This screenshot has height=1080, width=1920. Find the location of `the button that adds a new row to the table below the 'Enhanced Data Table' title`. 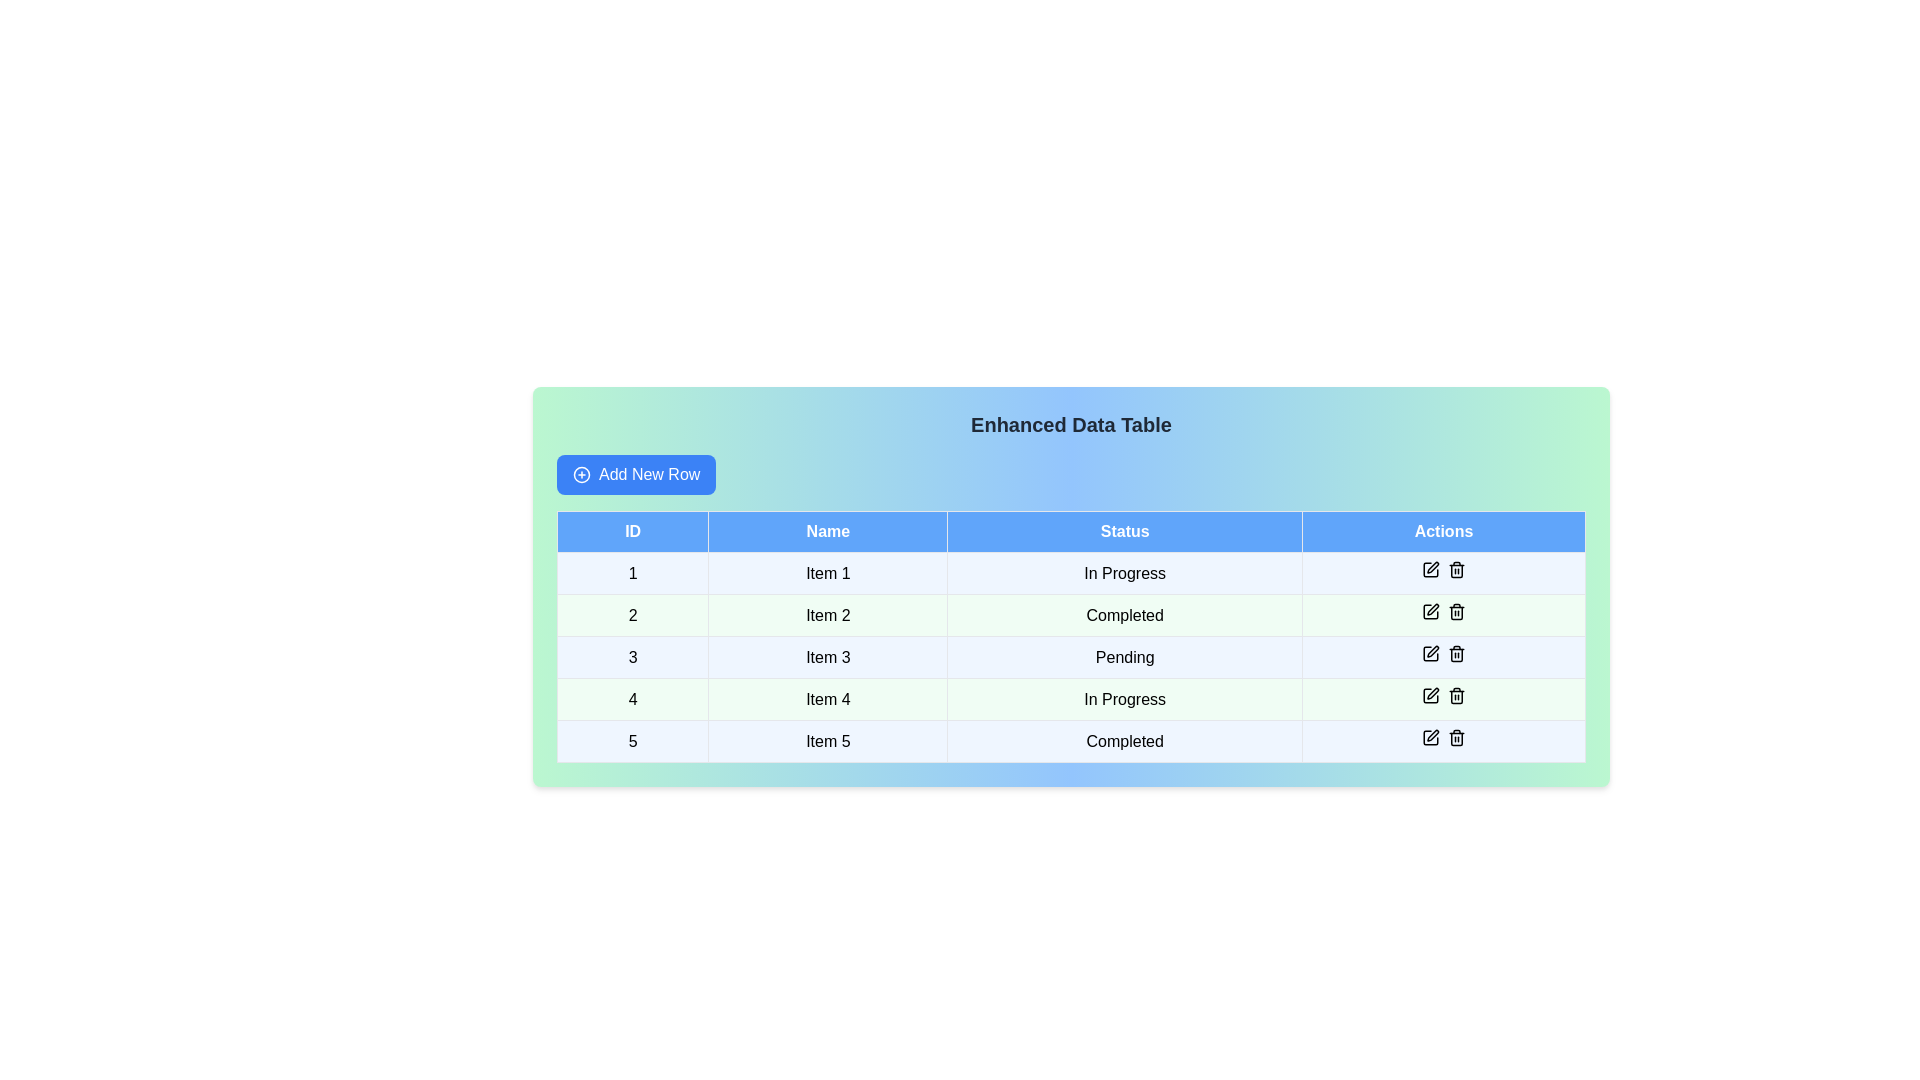

the button that adds a new row to the table below the 'Enhanced Data Table' title is located at coordinates (635, 474).